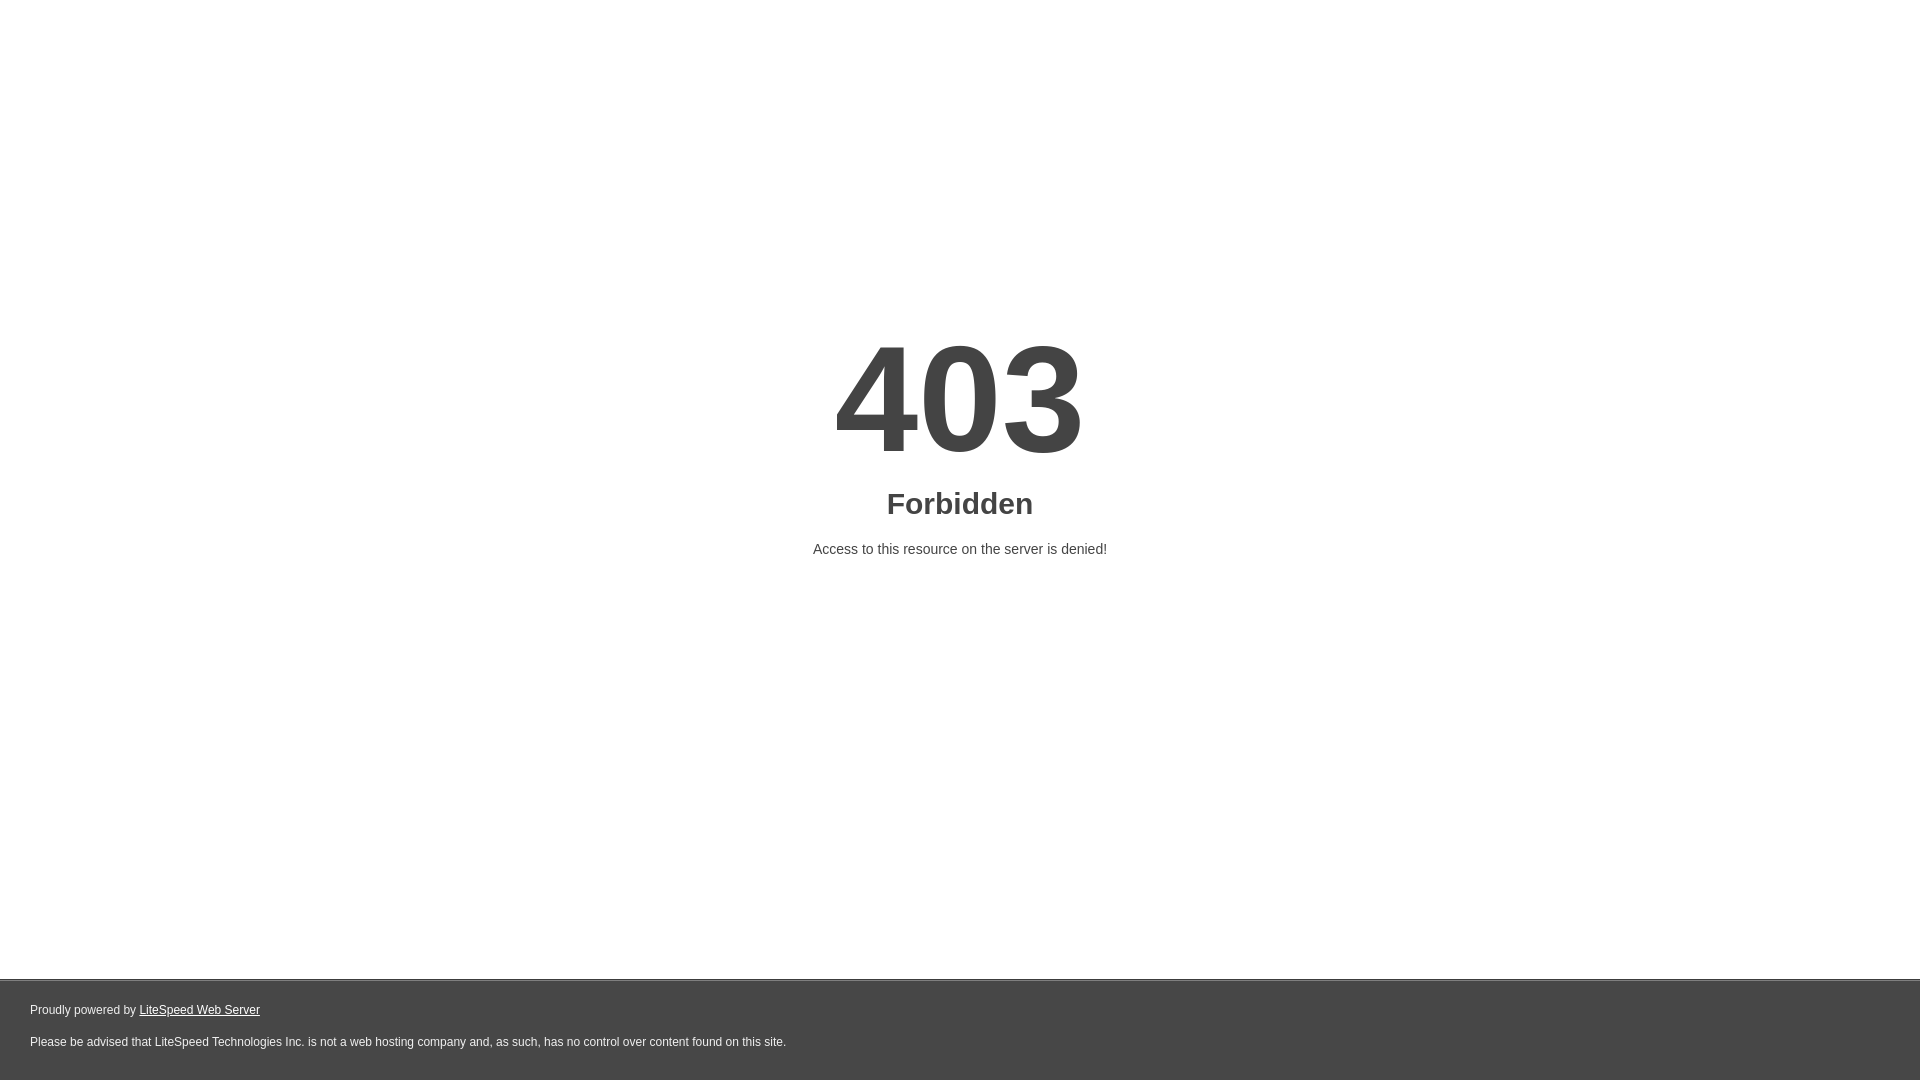 This screenshot has width=1920, height=1080. Describe the element at coordinates (199, 1010) in the screenshot. I see `'LiteSpeed Web Server'` at that location.